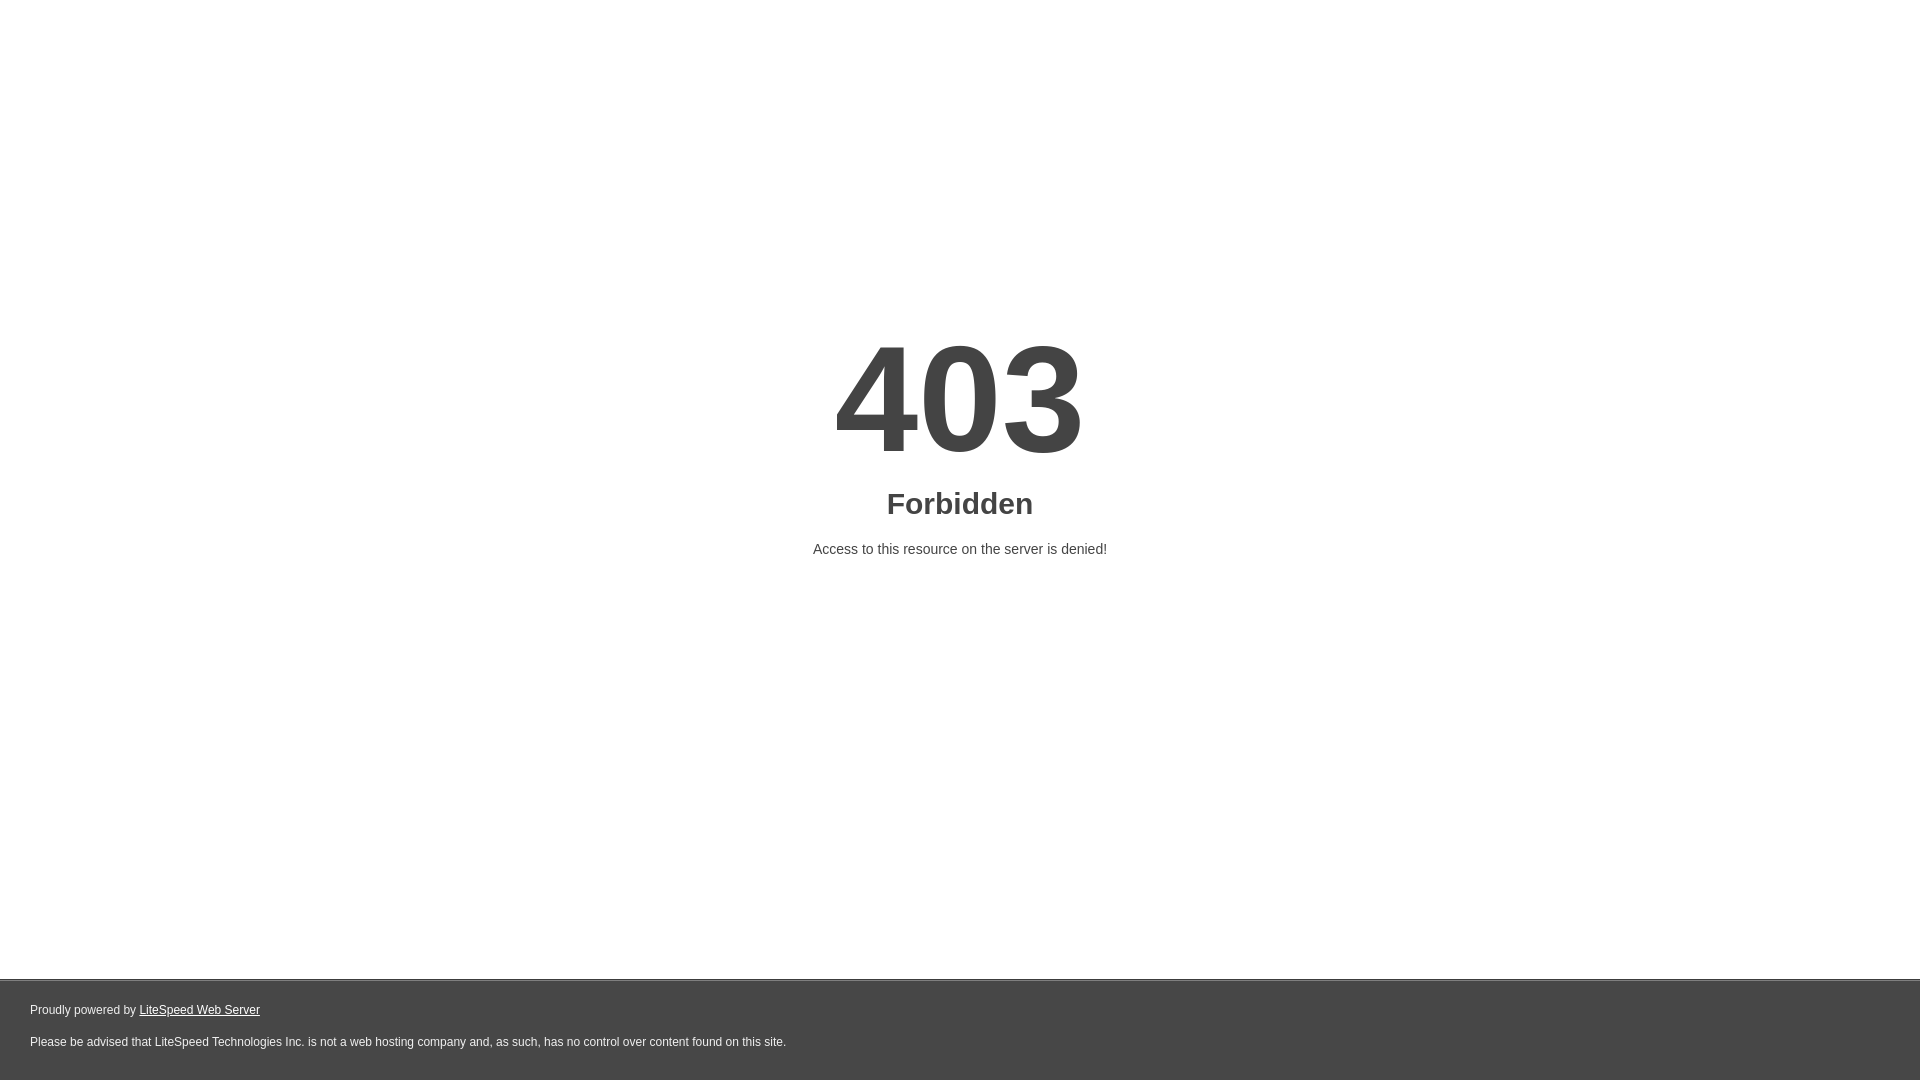 This screenshot has width=1920, height=1080. Describe the element at coordinates (199, 1010) in the screenshot. I see `'LiteSpeed Web Server'` at that location.